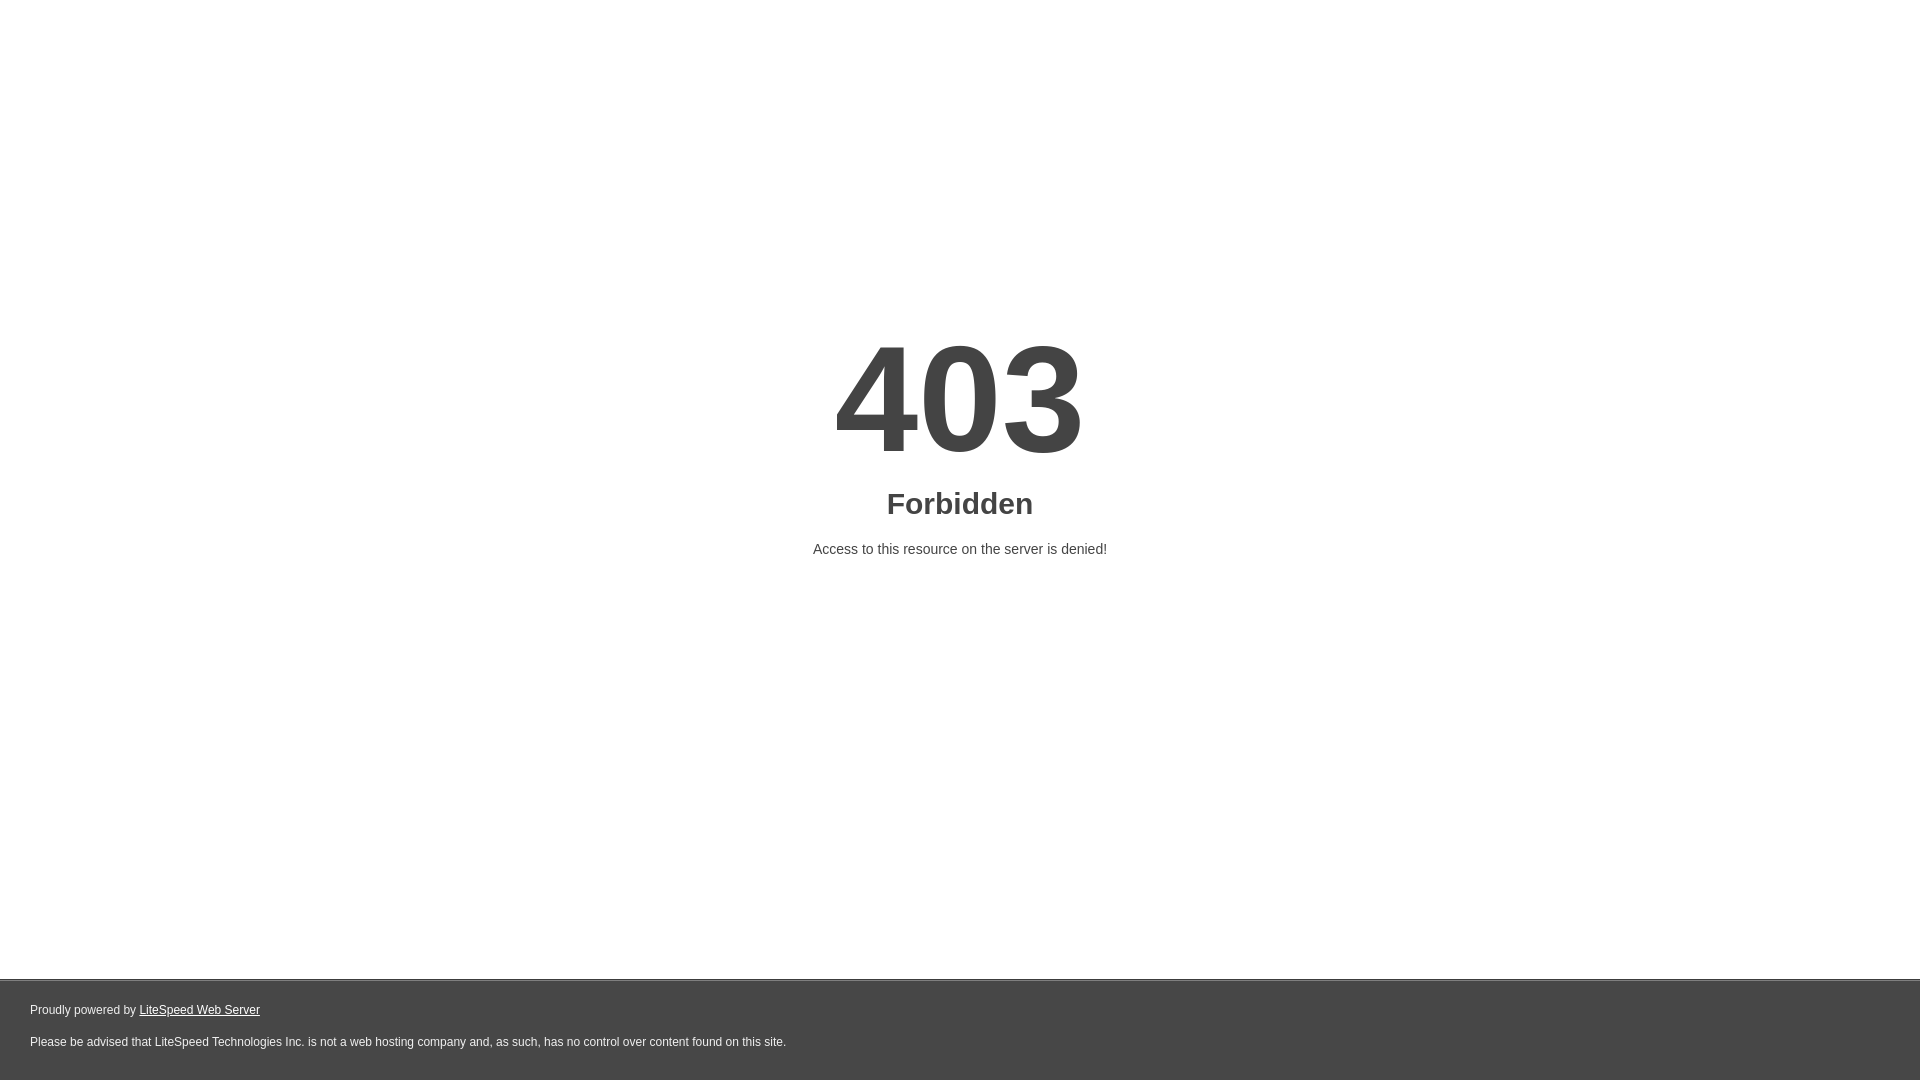 This screenshot has width=1920, height=1080. Describe the element at coordinates (199, 1010) in the screenshot. I see `'LiteSpeed Web Server'` at that location.